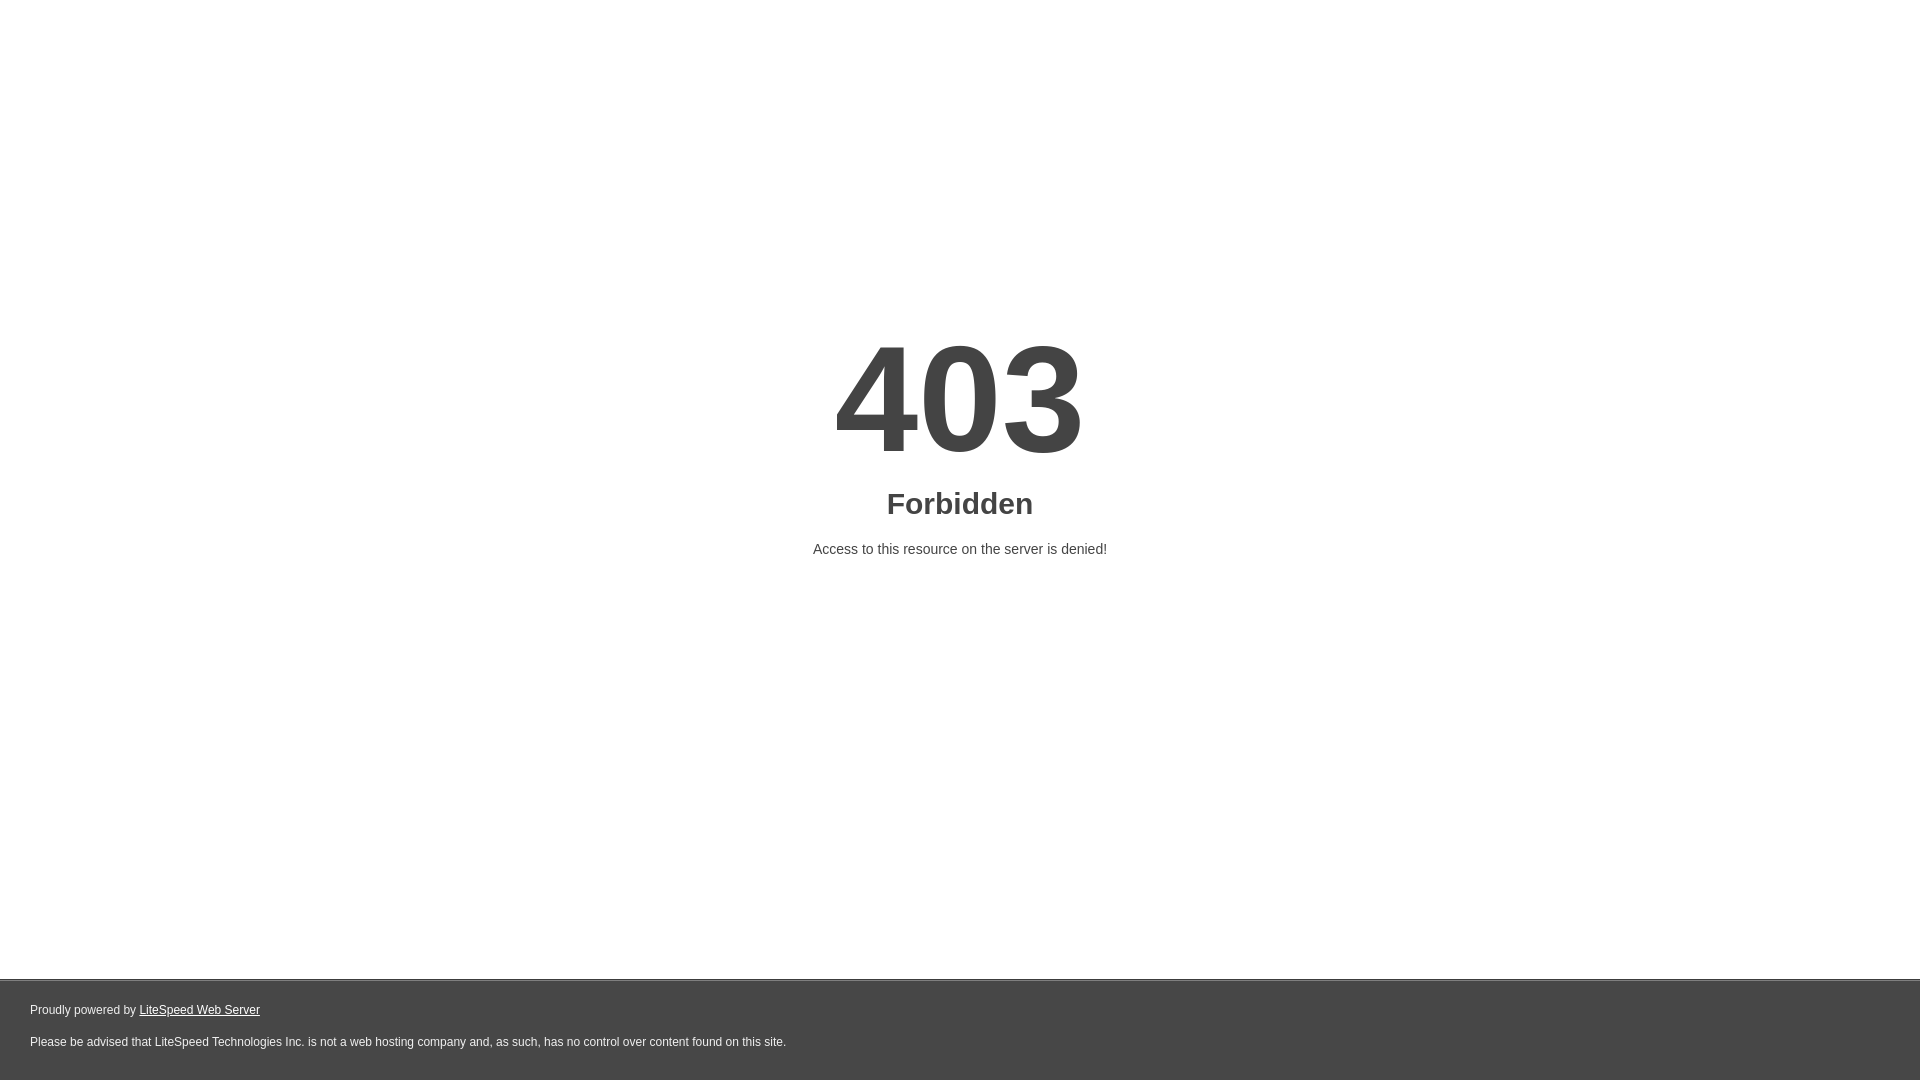 This screenshot has width=1920, height=1080. Describe the element at coordinates (199, 1010) in the screenshot. I see `'LiteSpeed Web Server'` at that location.